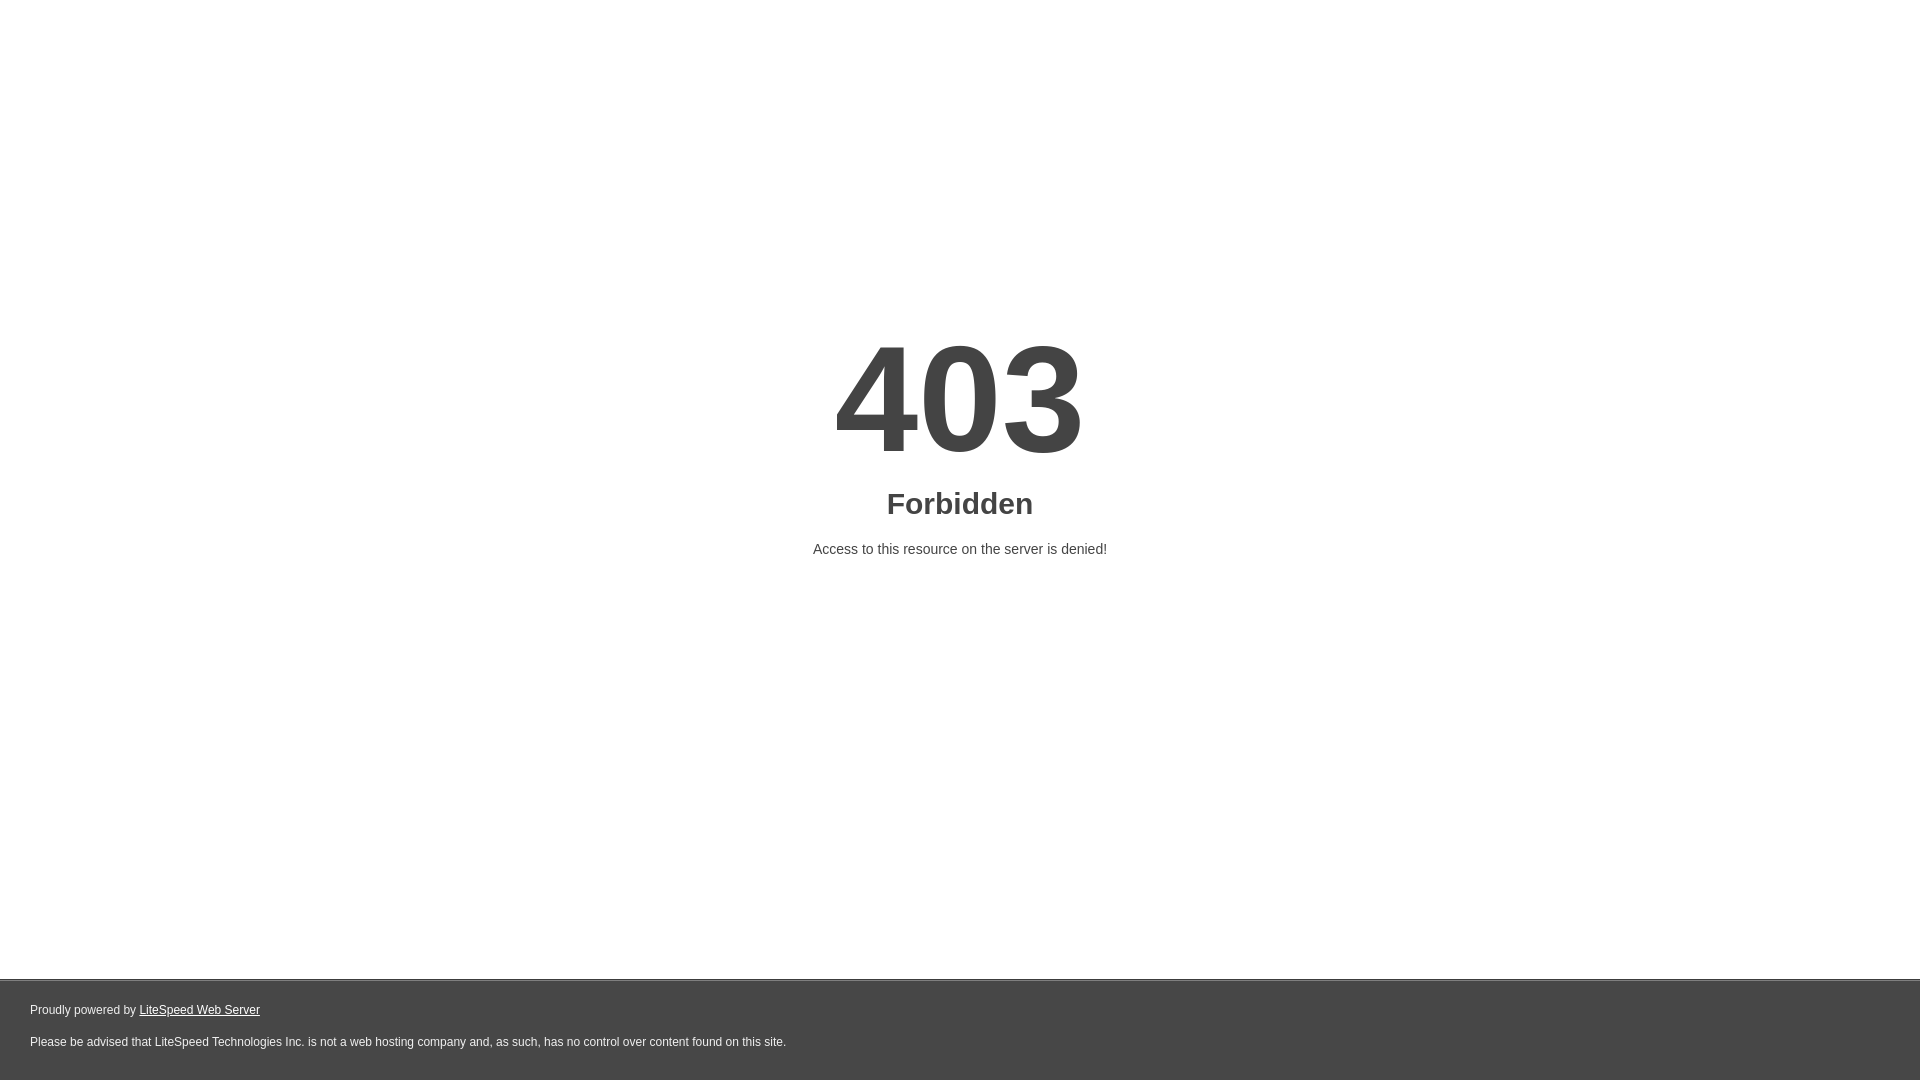 This screenshot has width=1920, height=1080. Describe the element at coordinates (199, 1010) in the screenshot. I see `'LiteSpeed Web Server'` at that location.